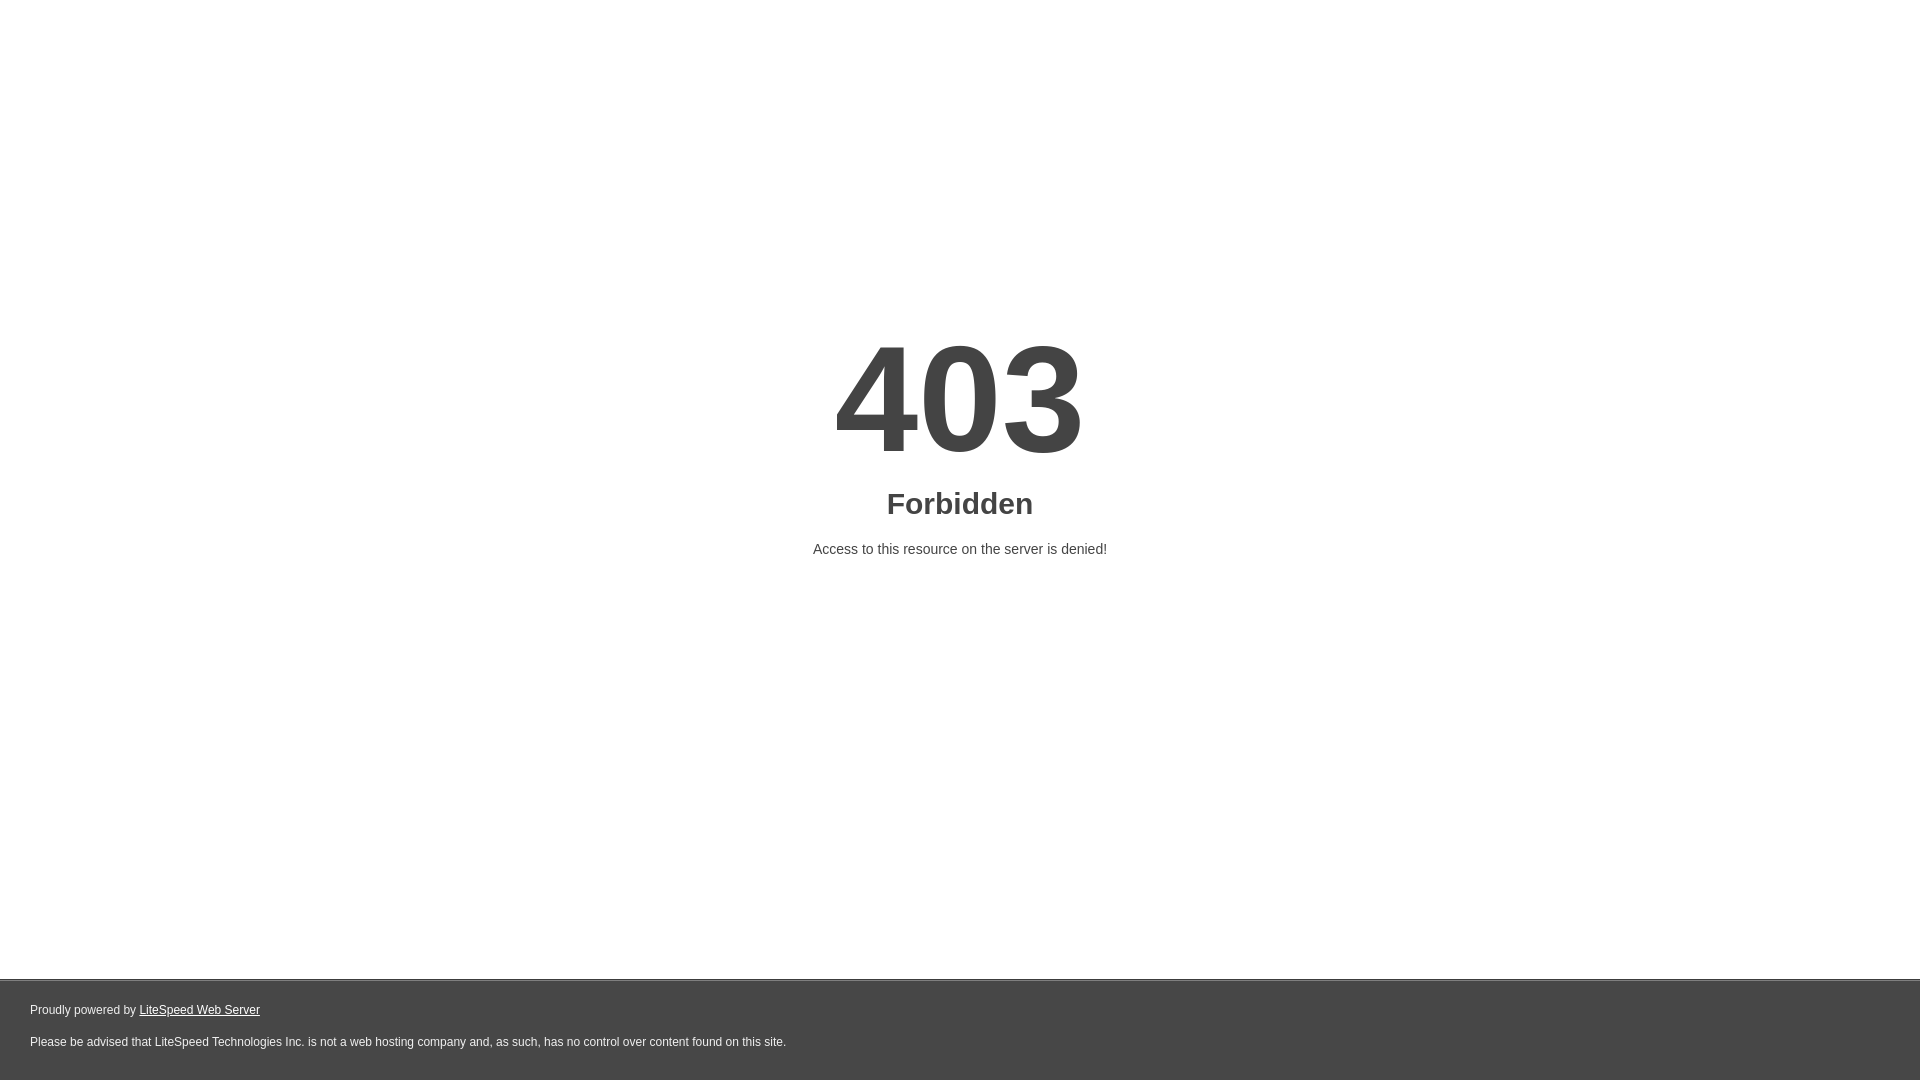 This screenshot has width=1920, height=1080. Describe the element at coordinates (199, 1010) in the screenshot. I see `'LiteSpeed Web Server'` at that location.